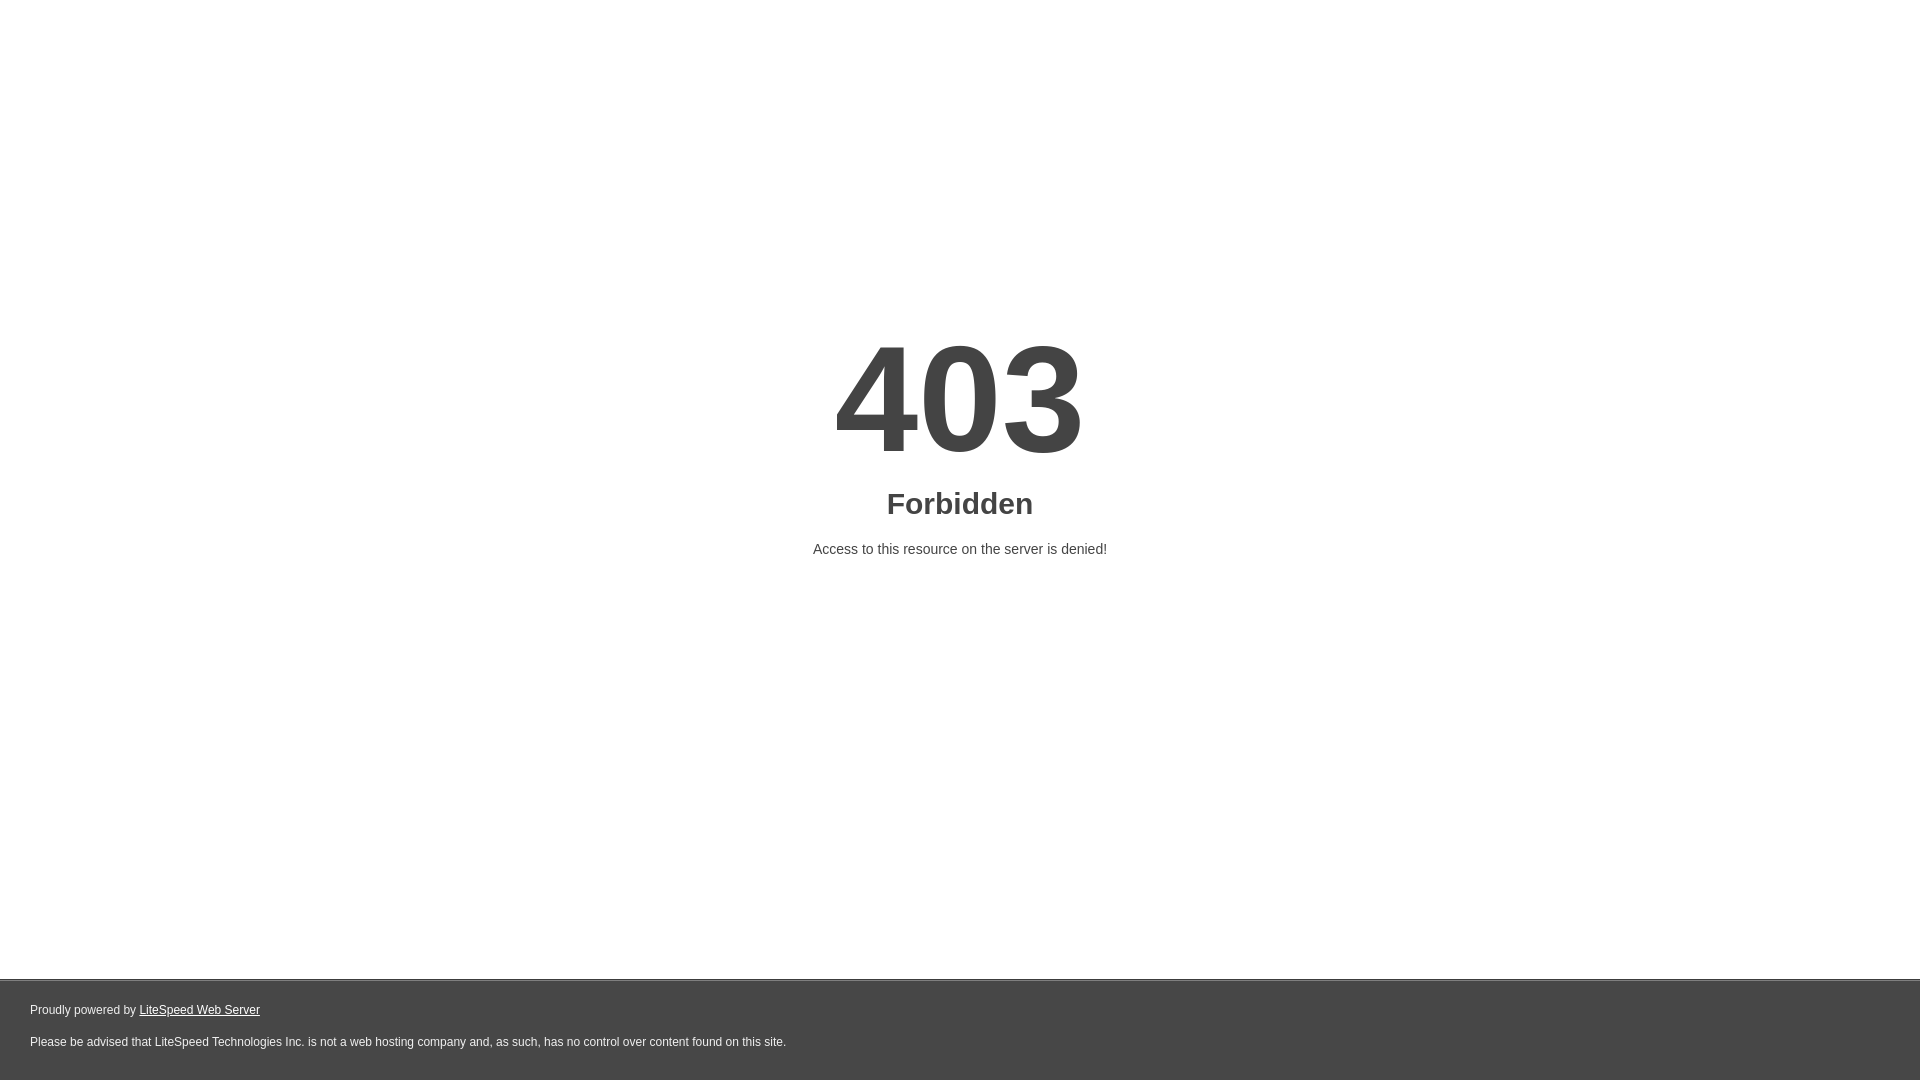 This screenshot has width=1920, height=1080. Describe the element at coordinates (199, 1010) in the screenshot. I see `'LiteSpeed Web Server'` at that location.